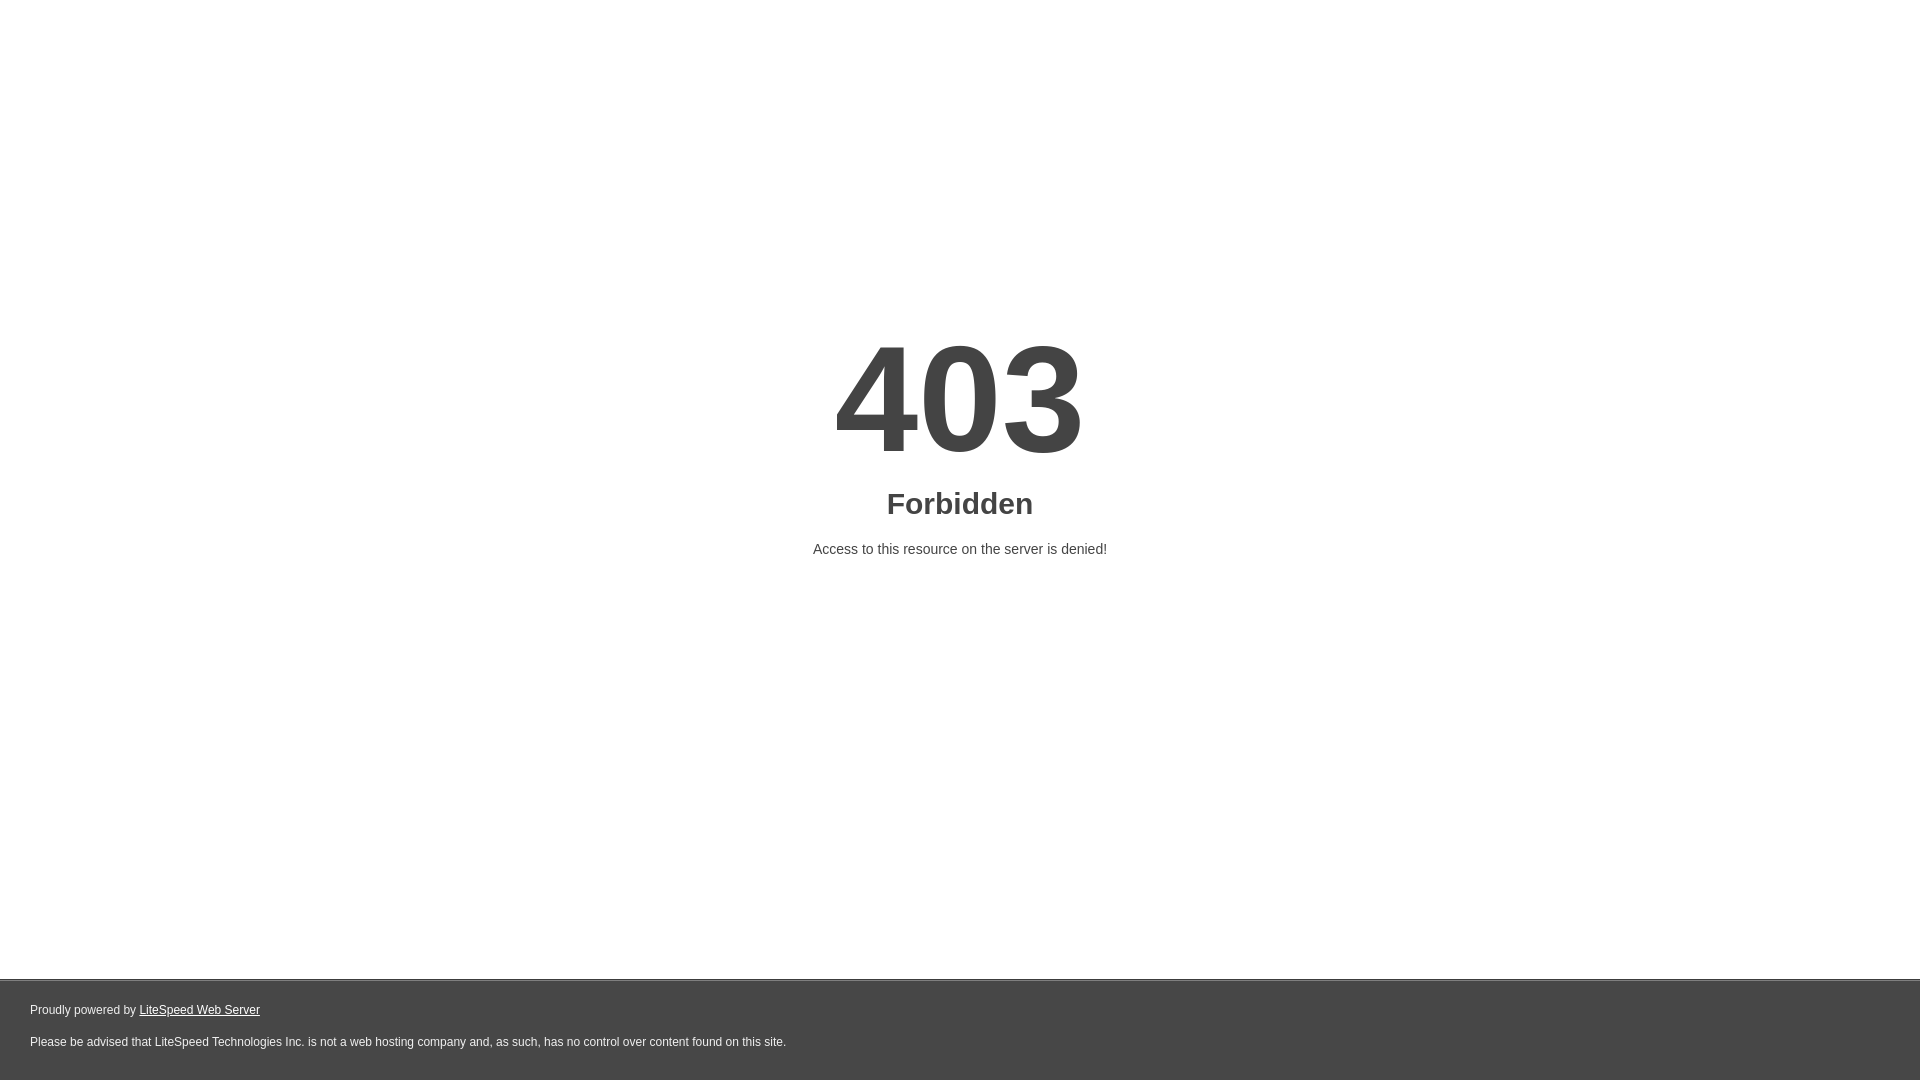 This screenshot has width=1920, height=1080. Describe the element at coordinates (199, 1010) in the screenshot. I see `'LiteSpeed Web Server'` at that location.